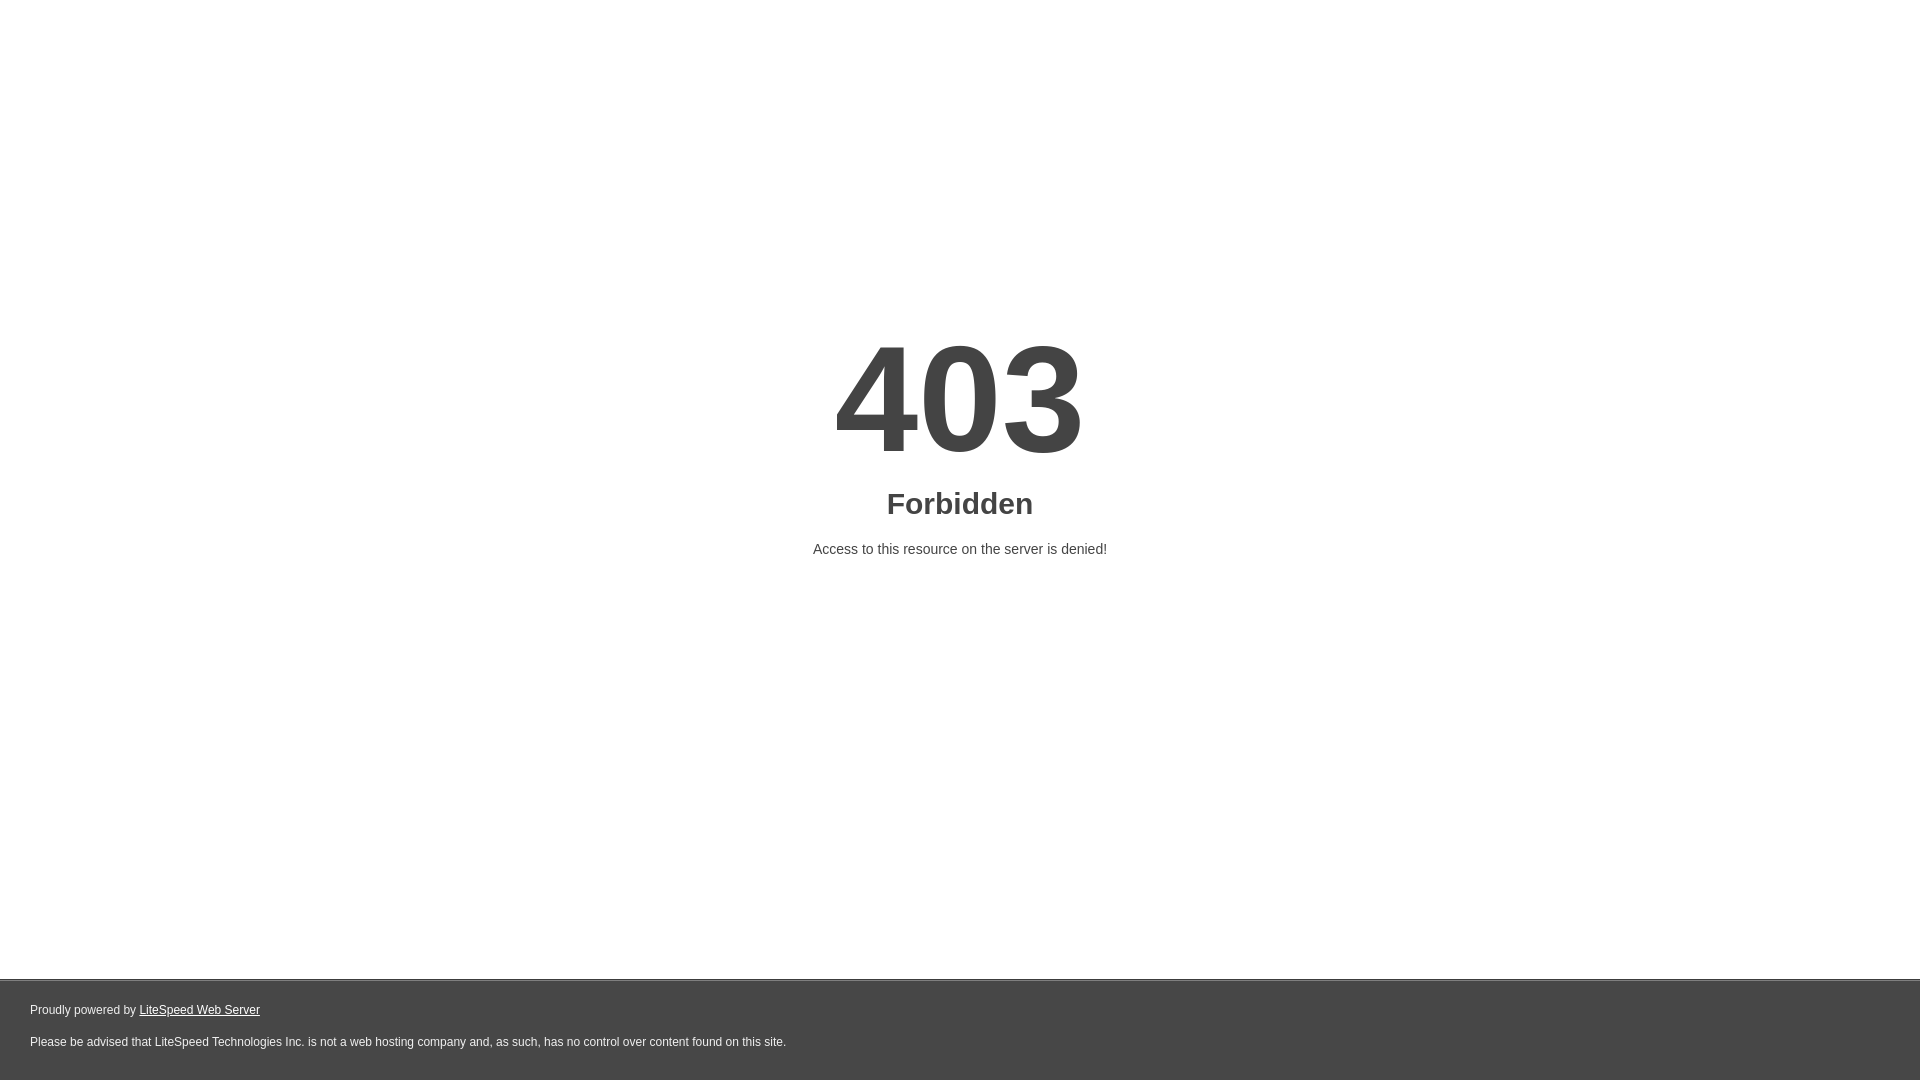 This screenshot has width=1920, height=1080. Describe the element at coordinates (199, 1010) in the screenshot. I see `'LiteSpeed Web Server'` at that location.